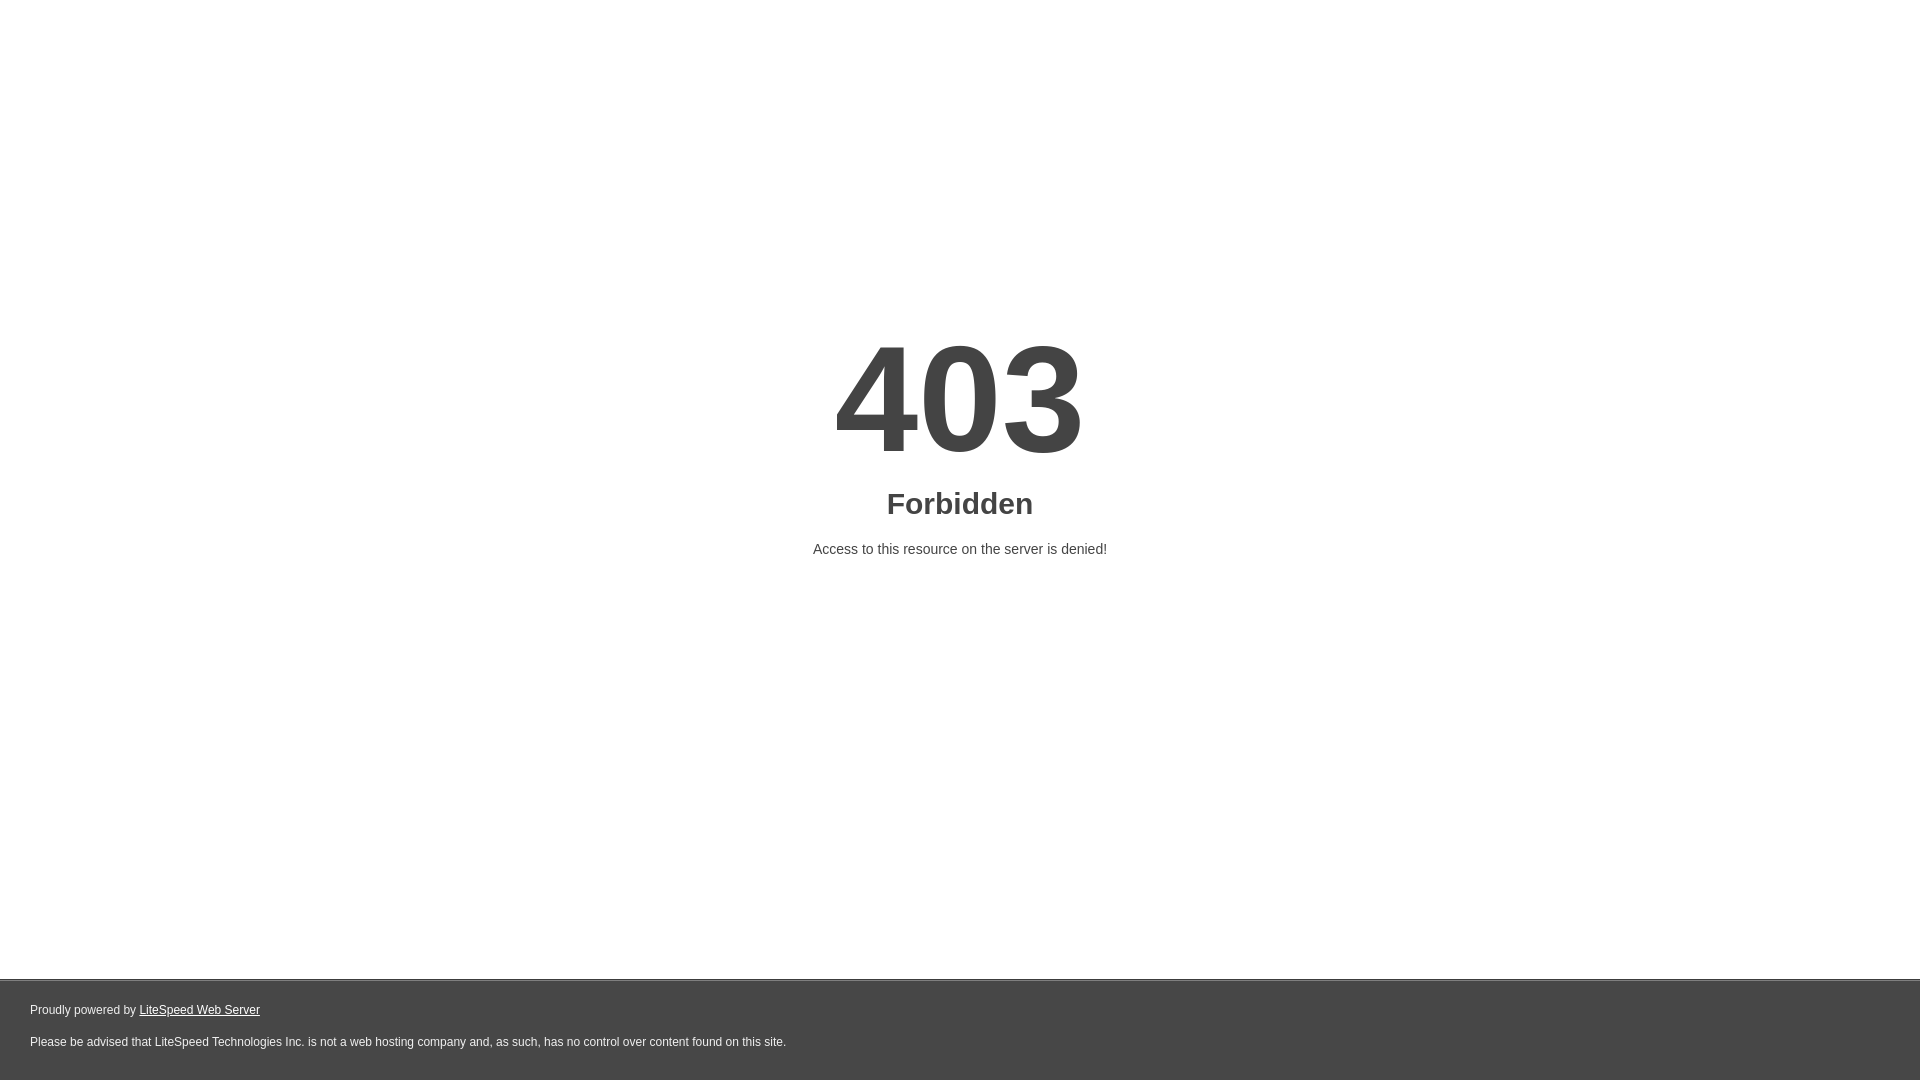 This screenshot has width=1920, height=1080. Describe the element at coordinates (199, 1010) in the screenshot. I see `'LiteSpeed Web Server'` at that location.